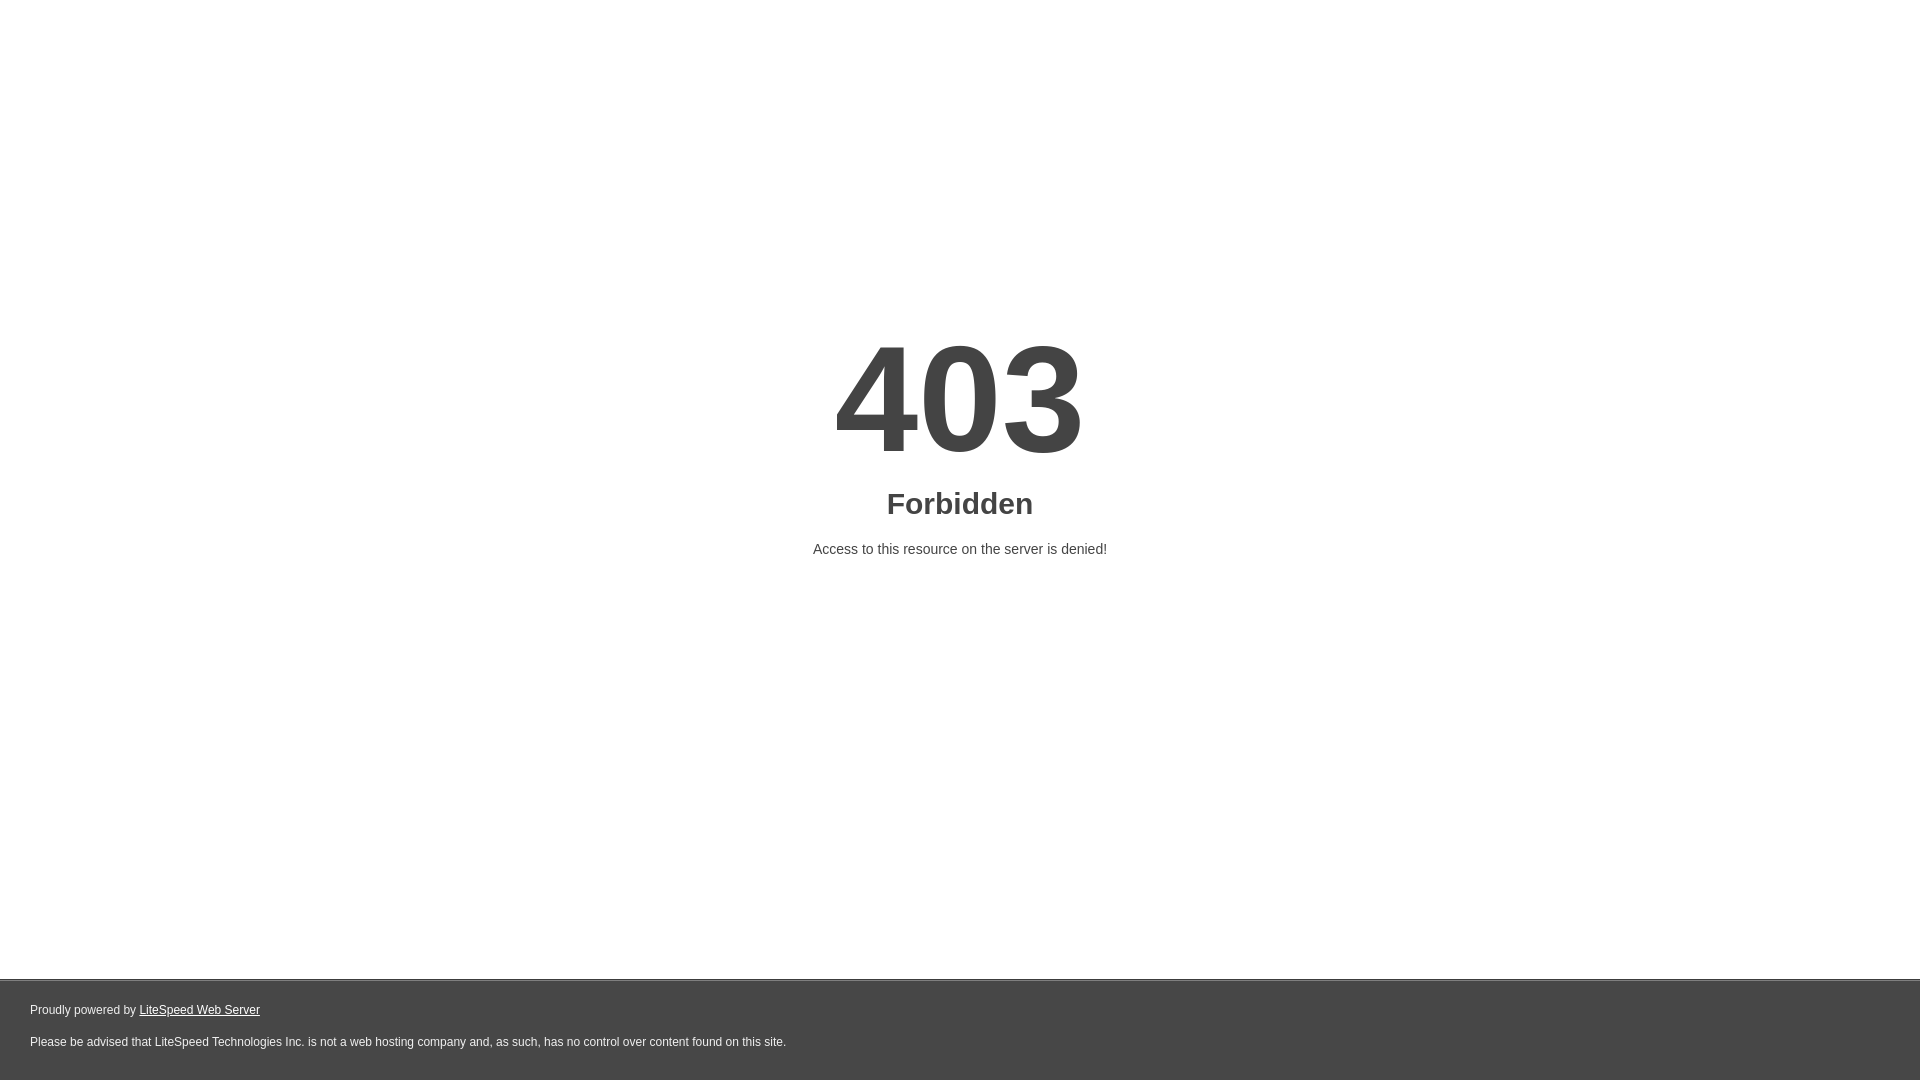 This screenshot has width=1920, height=1080. Describe the element at coordinates (199, 1010) in the screenshot. I see `'LiteSpeed Web Server'` at that location.